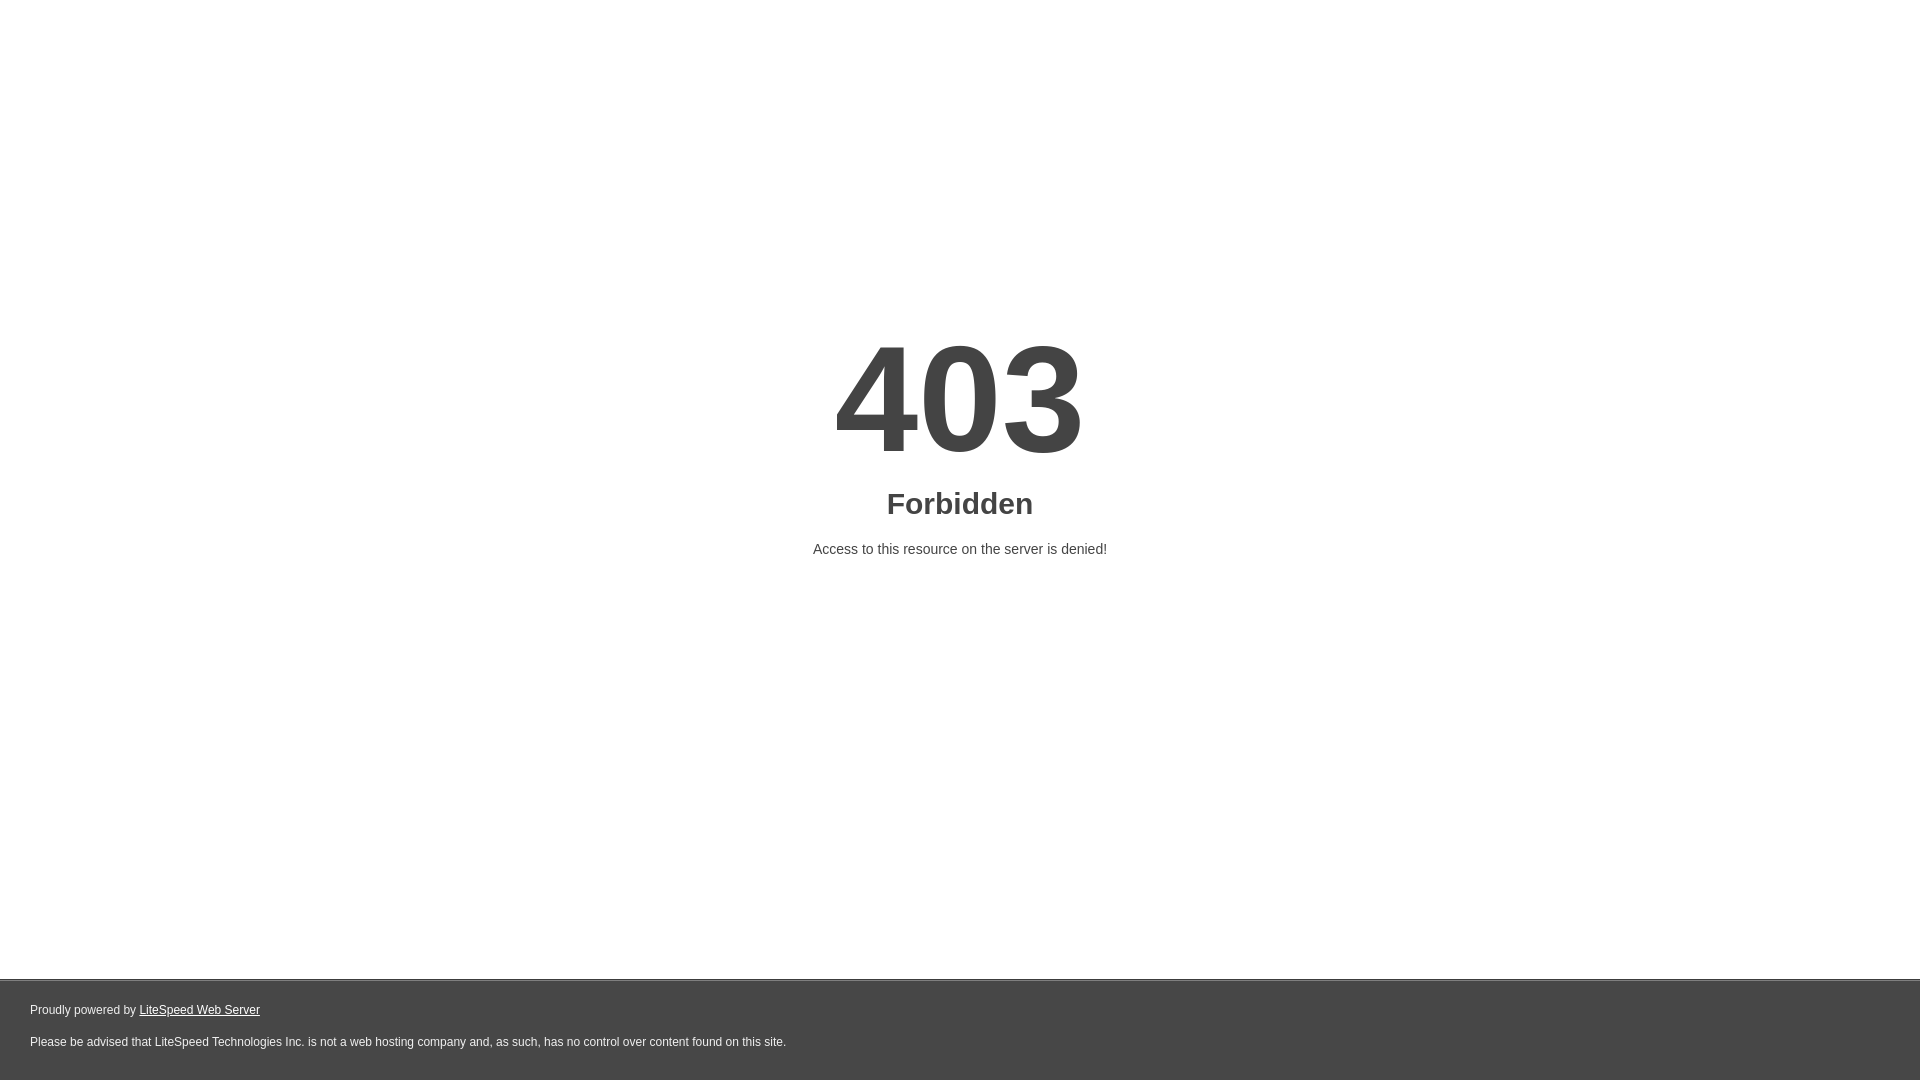 This screenshot has width=1920, height=1080. Describe the element at coordinates (199, 1010) in the screenshot. I see `'LiteSpeed Web Server'` at that location.